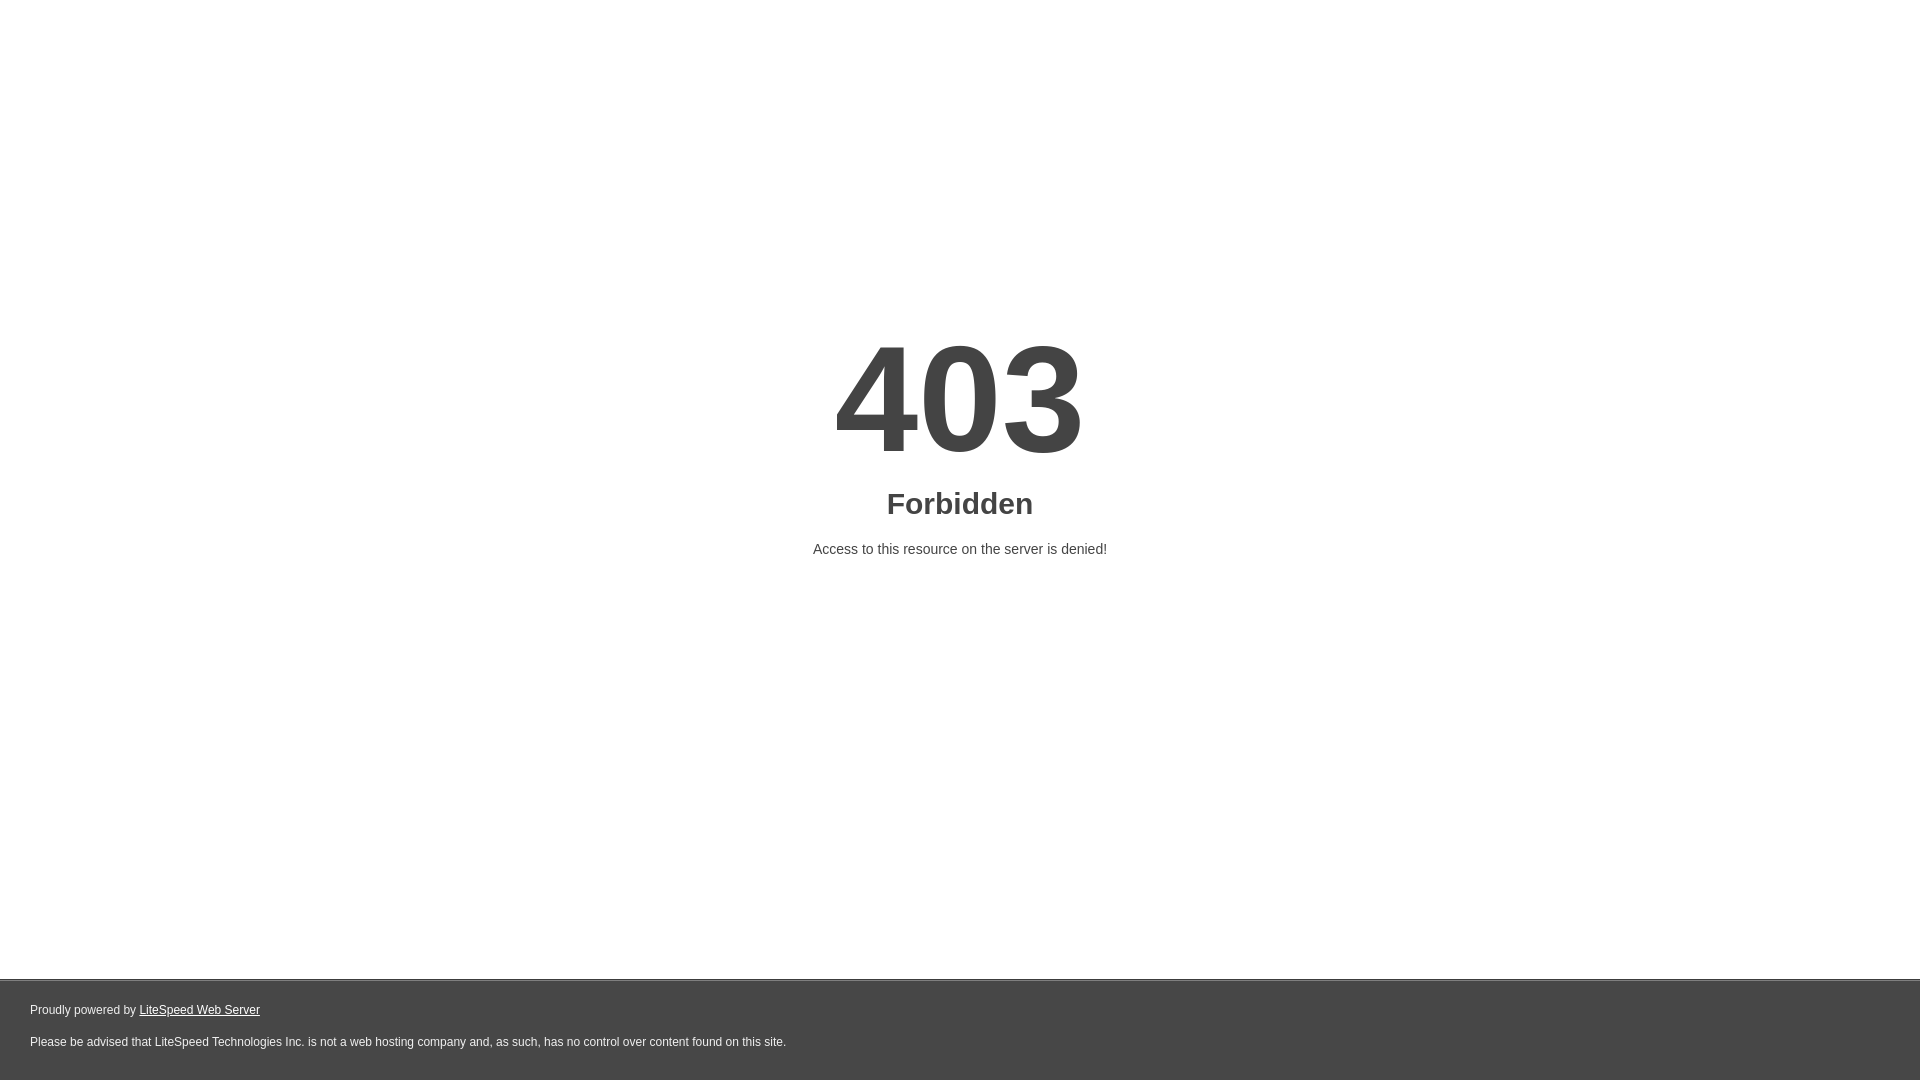 This screenshot has width=1920, height=1080. Describe the element at coordinates (199, 1010) in the screenshot. I see `'LiteSpeed Web Server'` at that location.